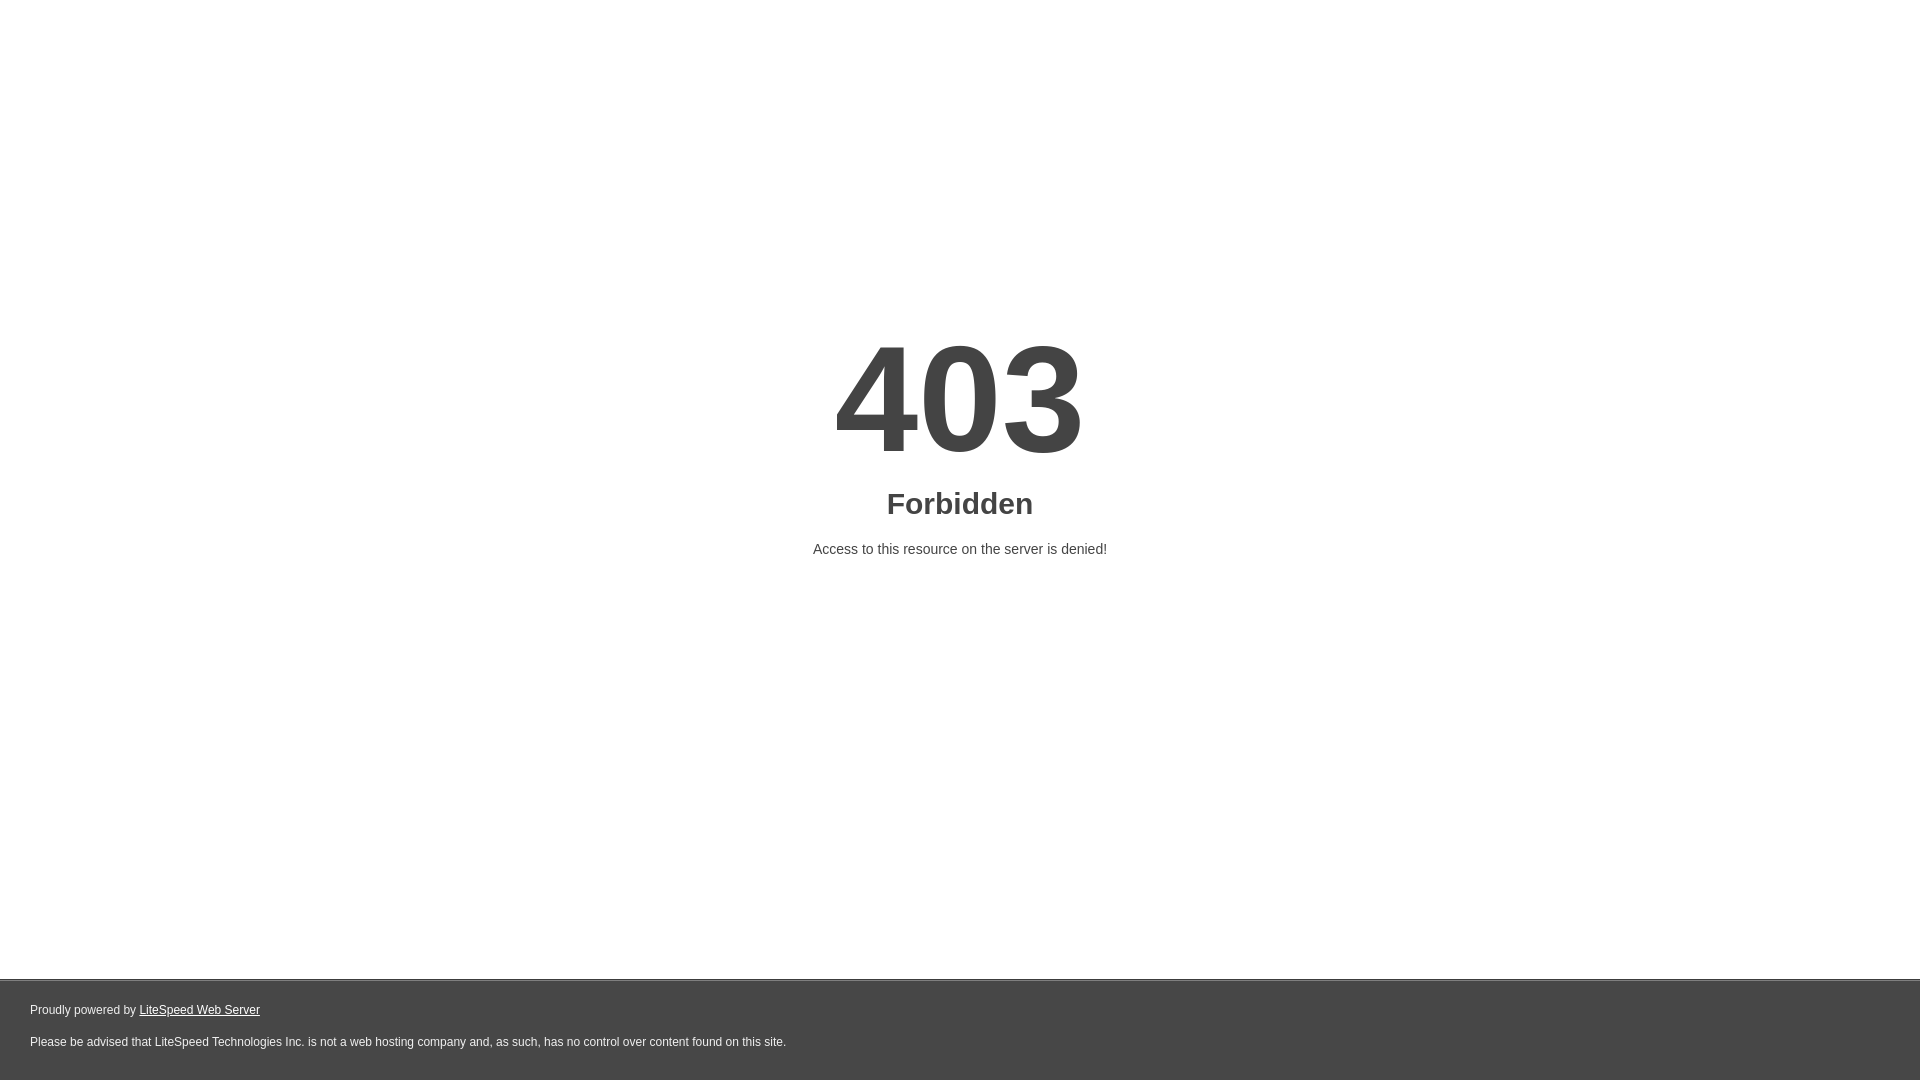 This screenshot has width=1920, height=1080. Describe the element at coordinates (199, 1010) in the screenshot. I see `'LiteSpeed Web Server'` at that location.